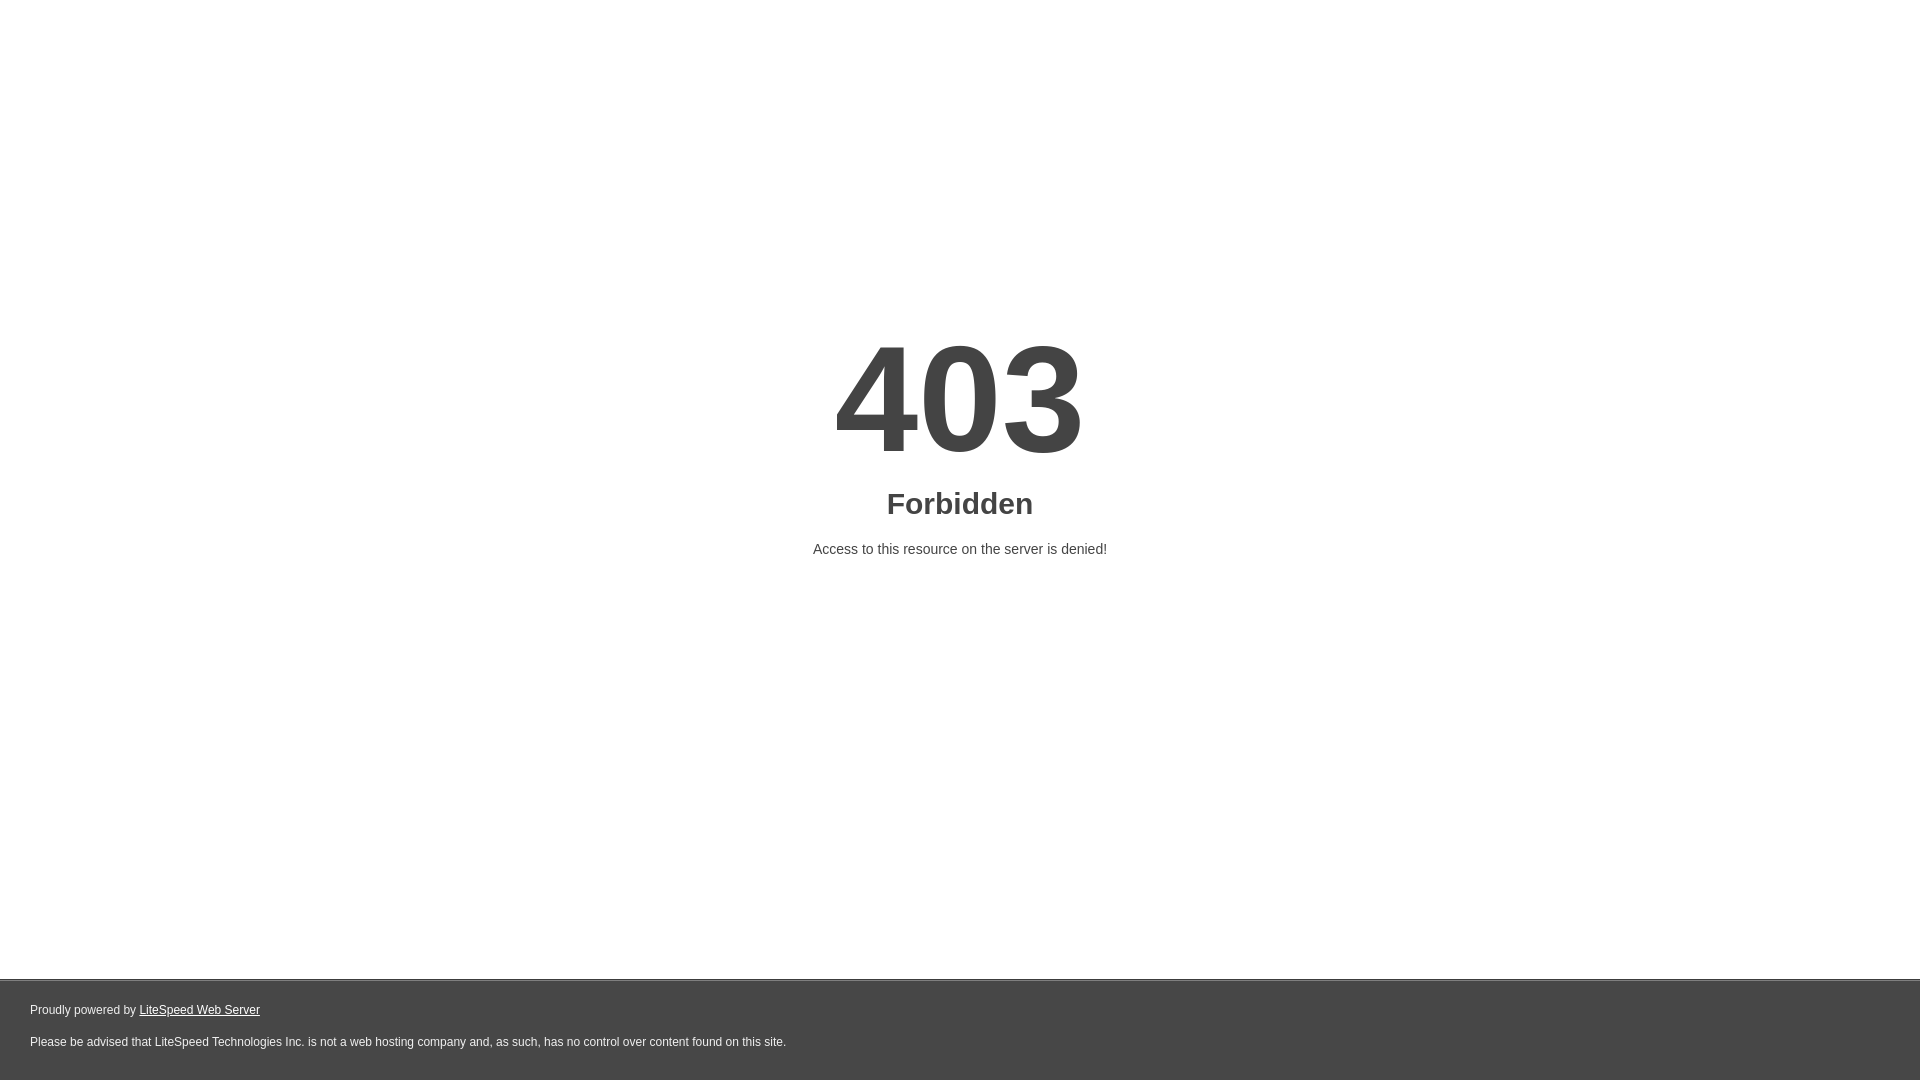 This screenshot has width=1920, height=1080. Describe the element at coordinates (199, 1010) in the screenshot. I see `'LiteSpeed Web Server'` at that location.